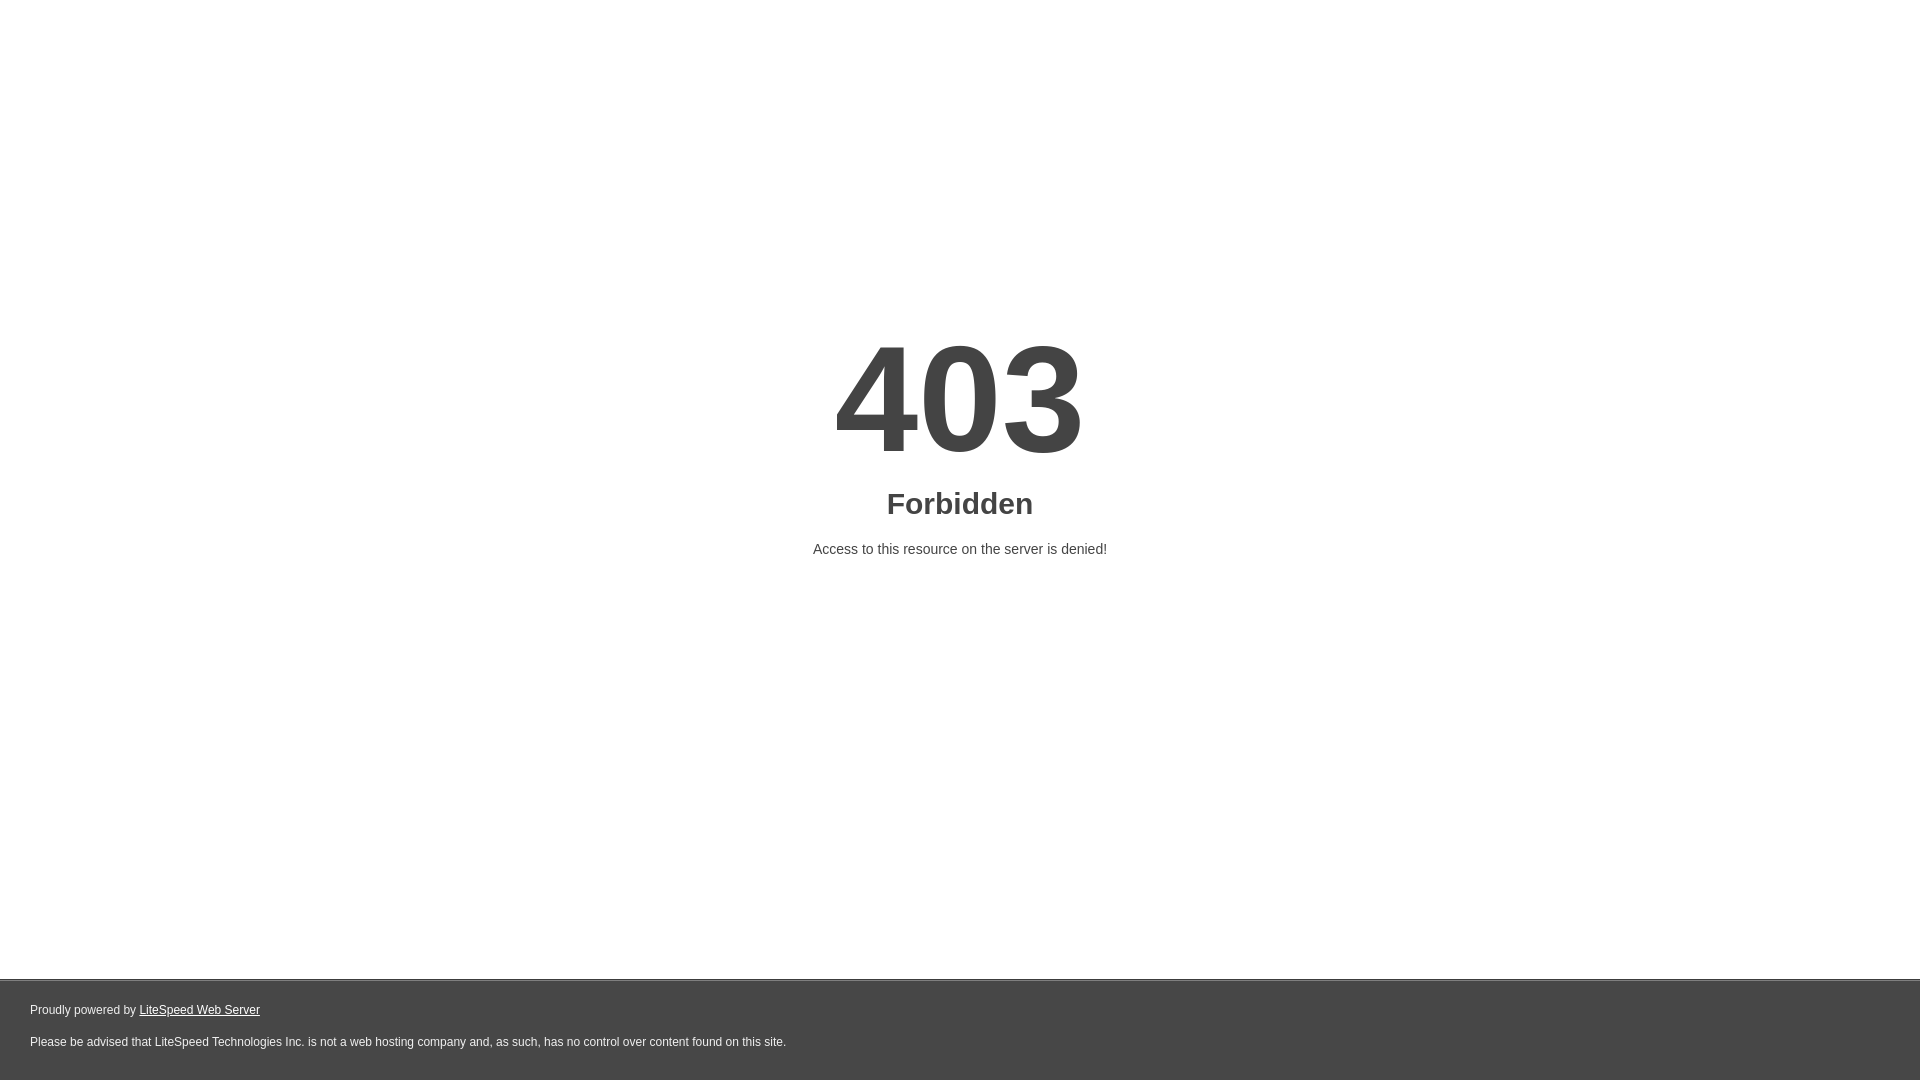 This screenshot has width=1920, height=1080. Describe the element at coordinates (199, 1010) in the screenshot. I see `'LiteSpeed Web Server'` at that location.